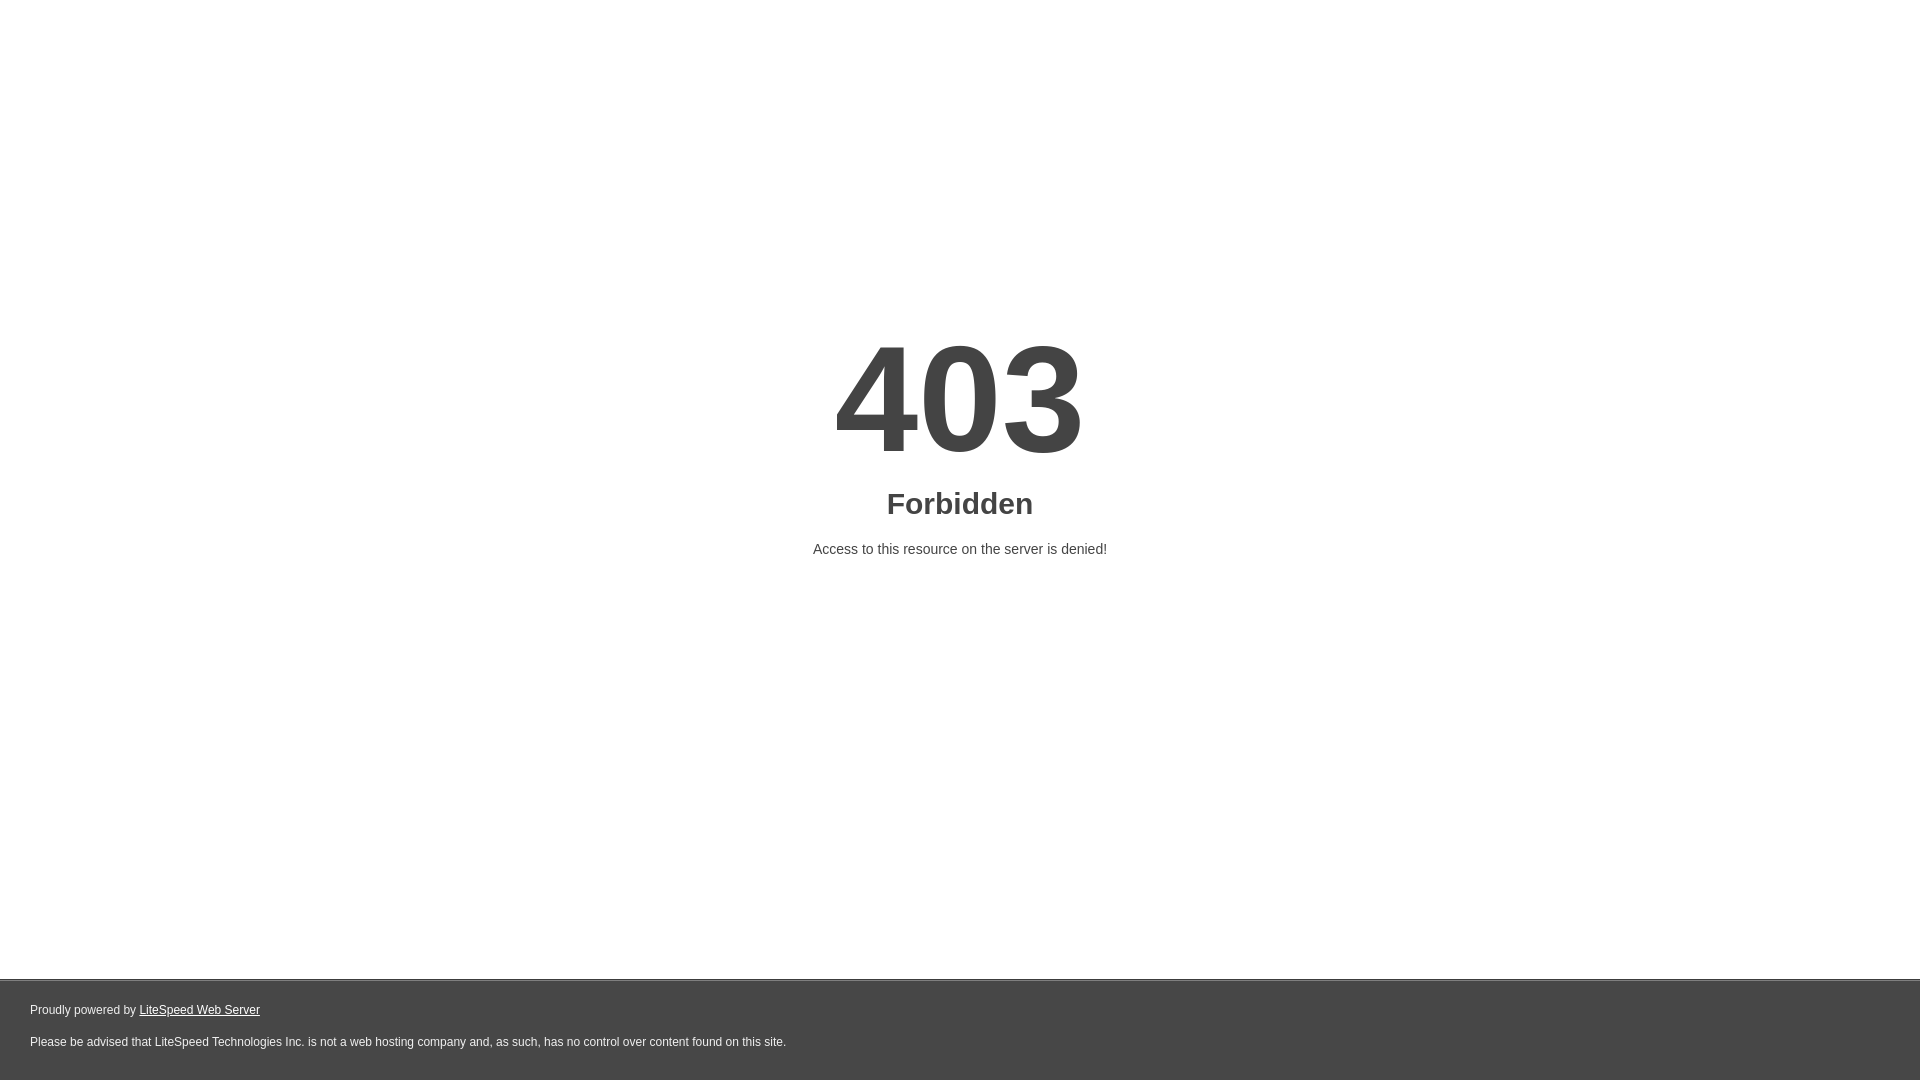 This screenshot has width=1920, height=1080. Describe the element at coordinates (199, 1010) in the screenshot. I see `'LiteSpeed Web Server'` at that location.